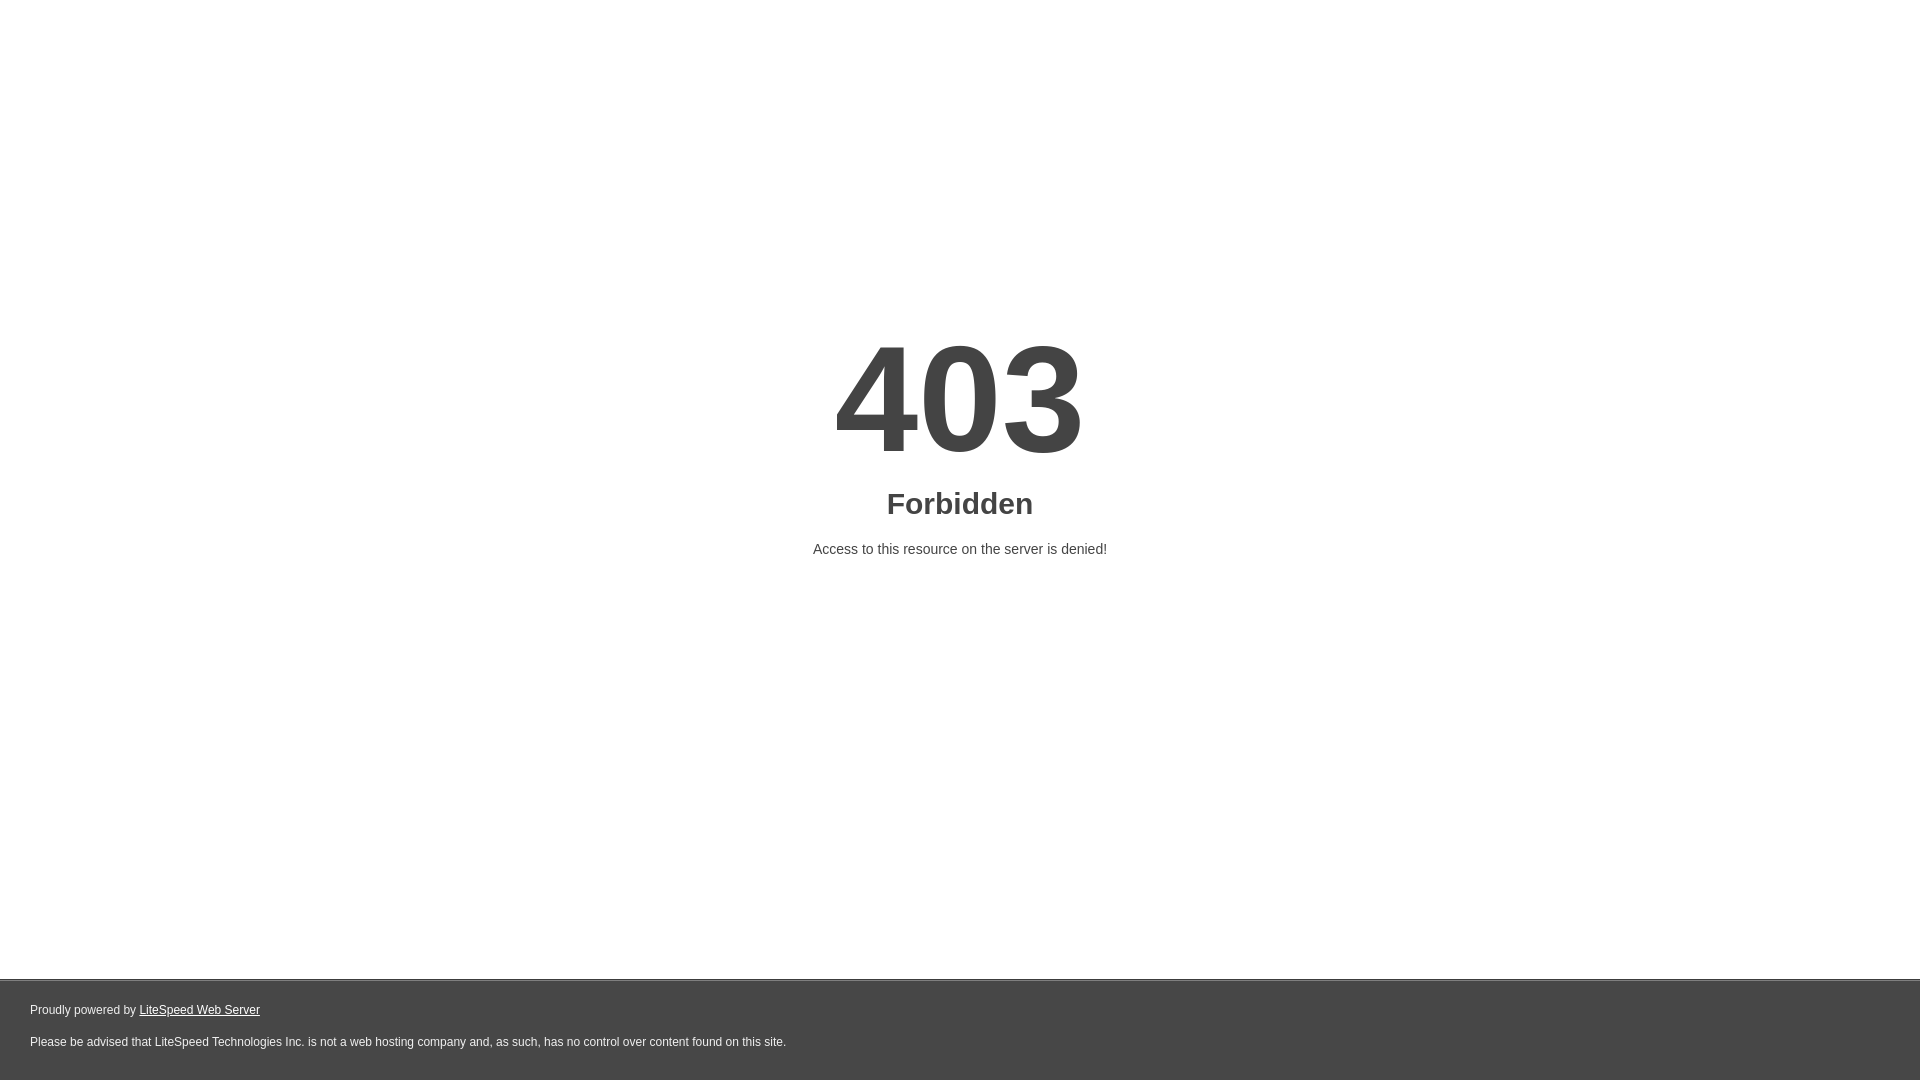 This screenshot has width=1920, height=1080. Describe the element at coordinates (199, 1010) in the screenshot. I see `'LiteSpeed Web Server'` at that location.